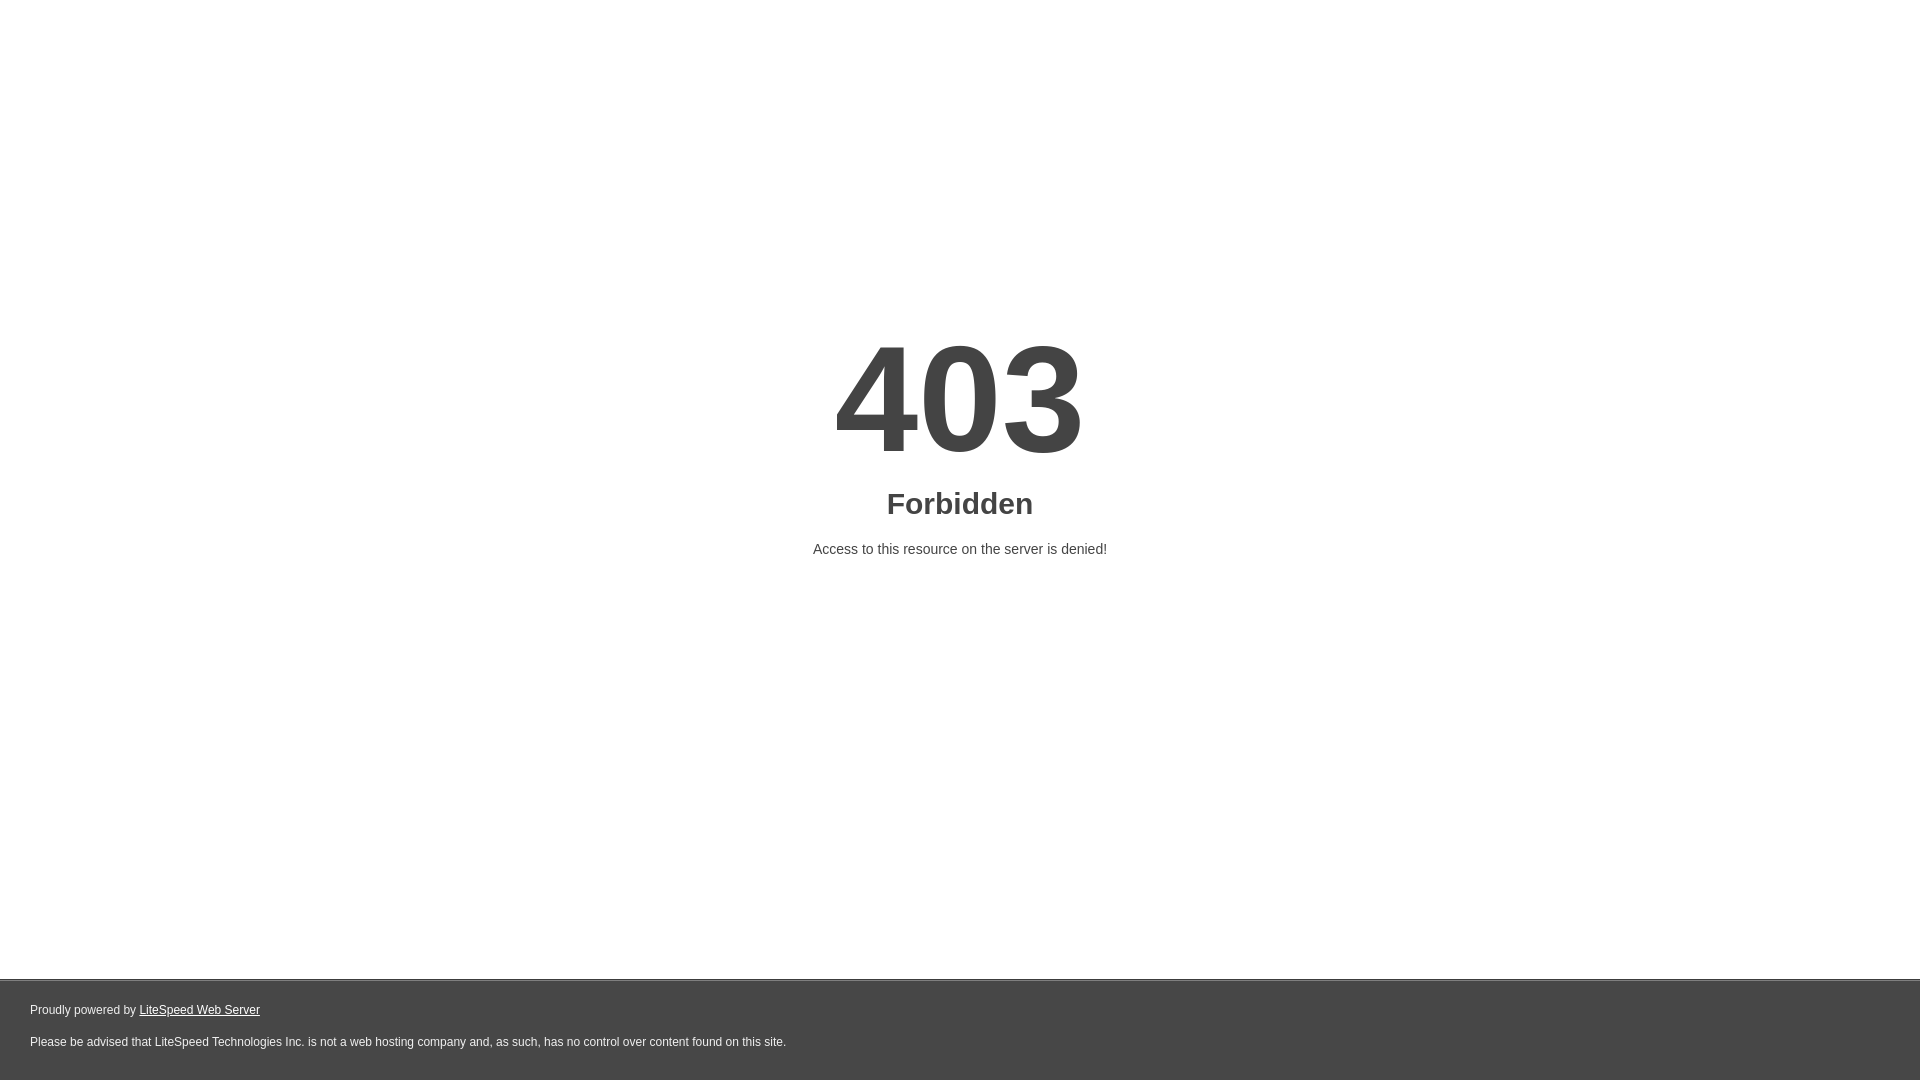 This screenshot has width=1920, height=1080. Describe the element at coordinates (199, 1010) in the screenshot. I see `'LiteSpeed Web Server'` at that location.